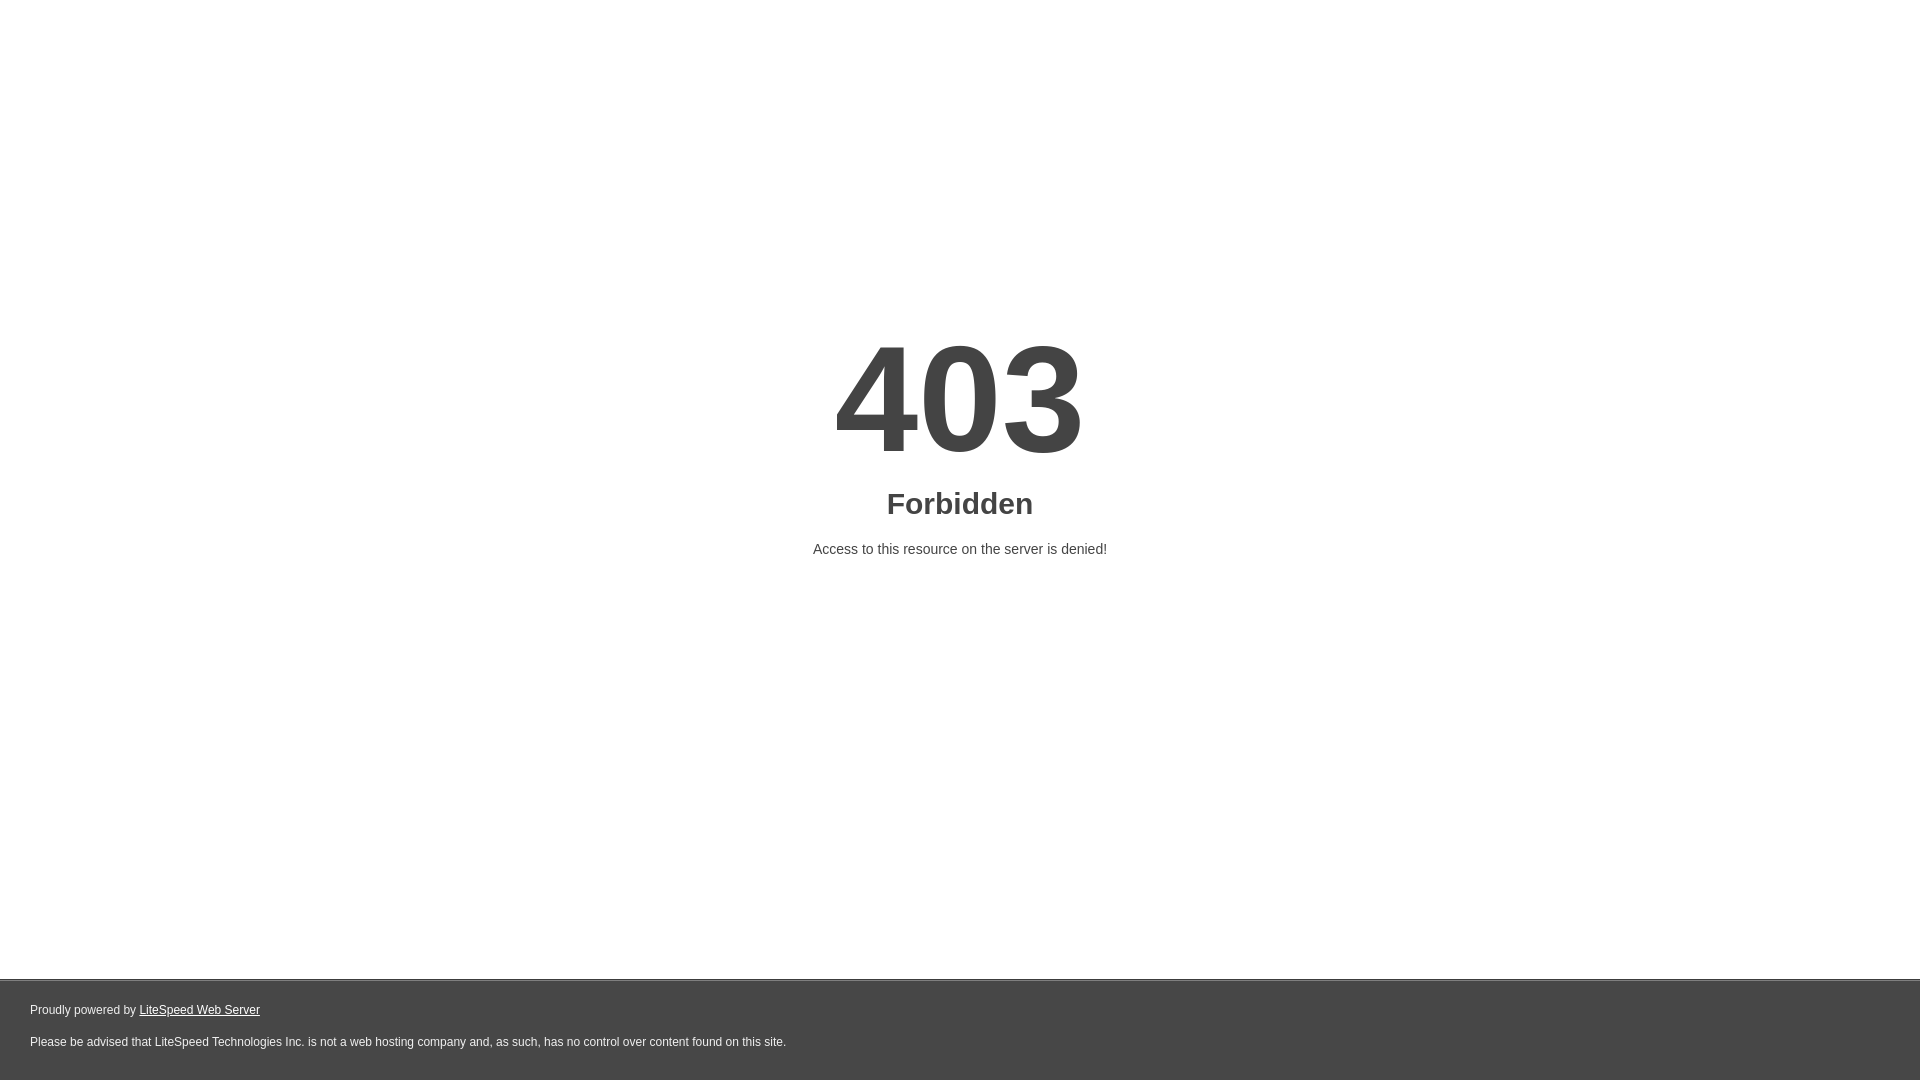 This screenshot has width=1920, height=1080. Describe the element at coordinates (199, 1010) in the screenshot. I see `'LiteSpeed Web Server'` at that location.